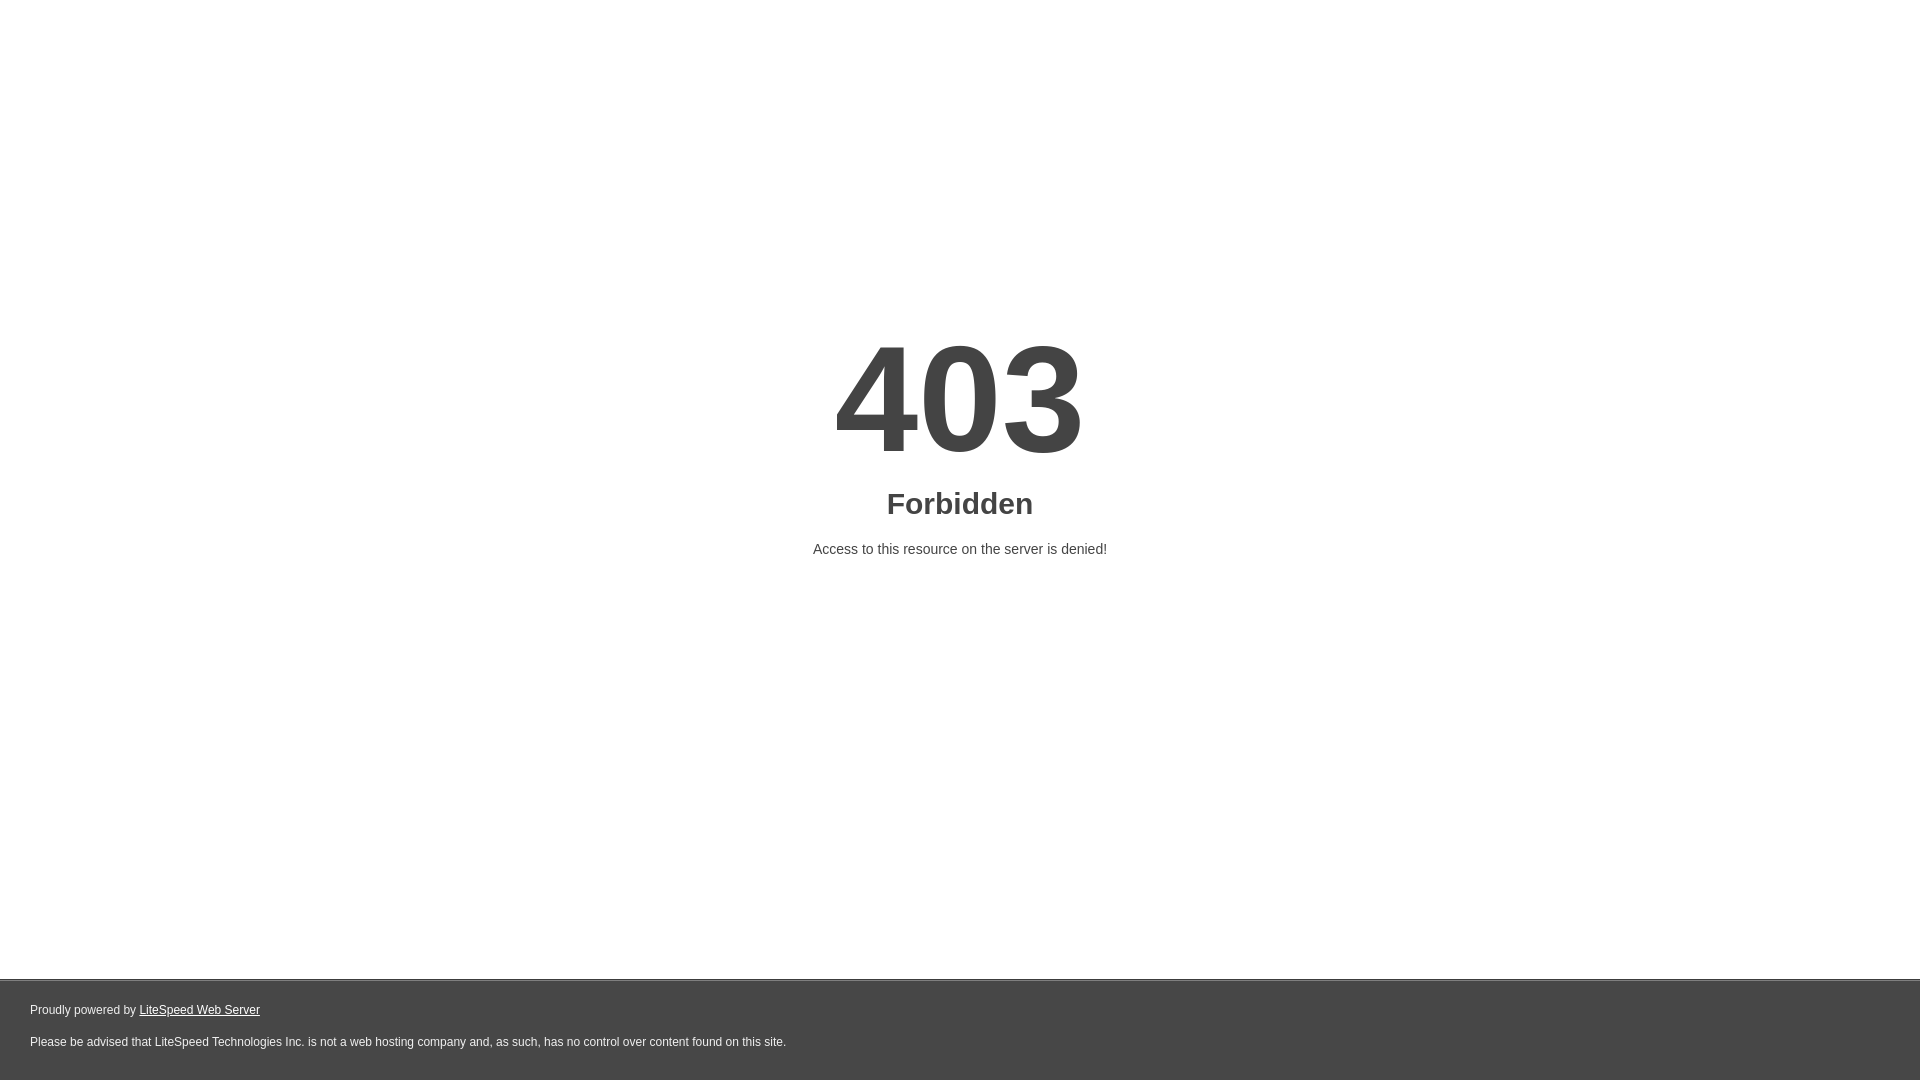 This screenshot has width=1920, height=1080. Describe the element at coordinates (199, 1010) in the screenshot. I see `'LiteSpeed Web Server'` at that location.